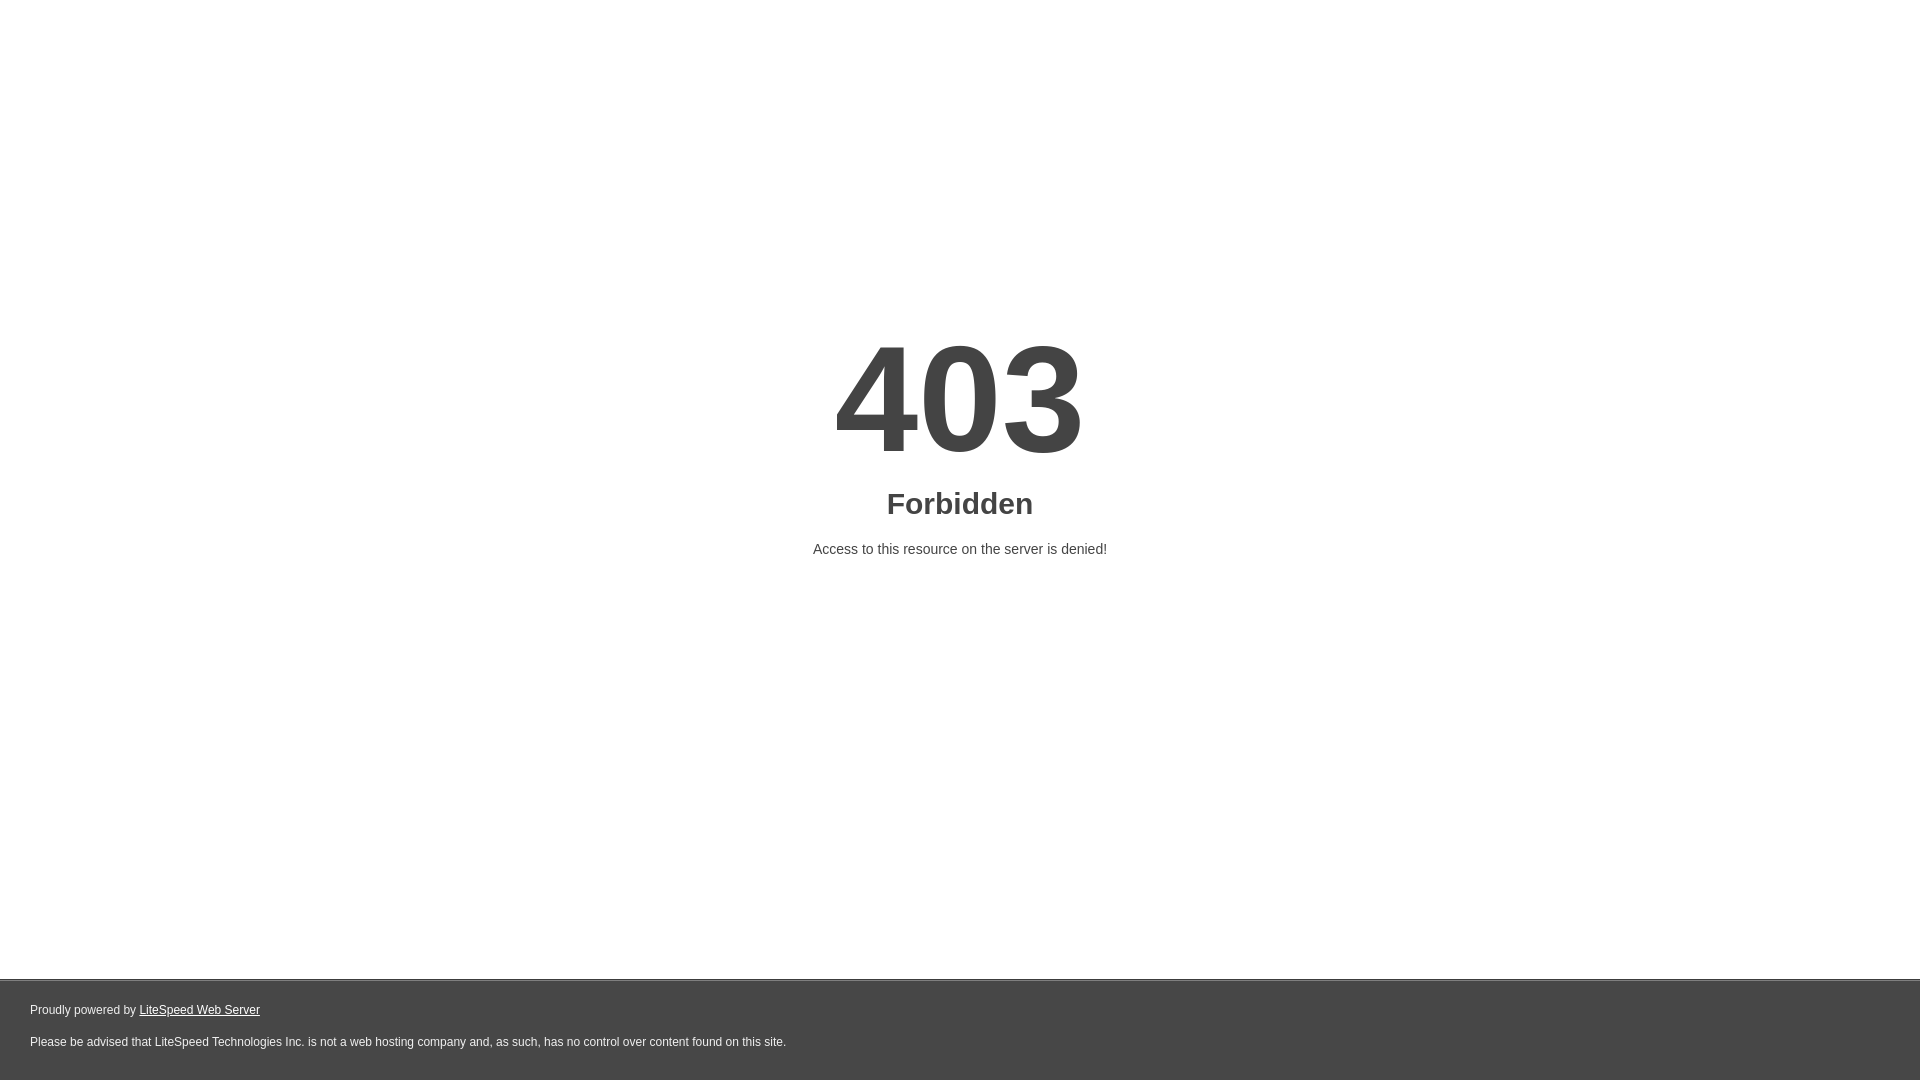 This screenshot has width=1920, height=1080. Describe the element at coordinates (199, 1010) in the screenshot. I see `'LiteSpeed Web Server'` at that location.